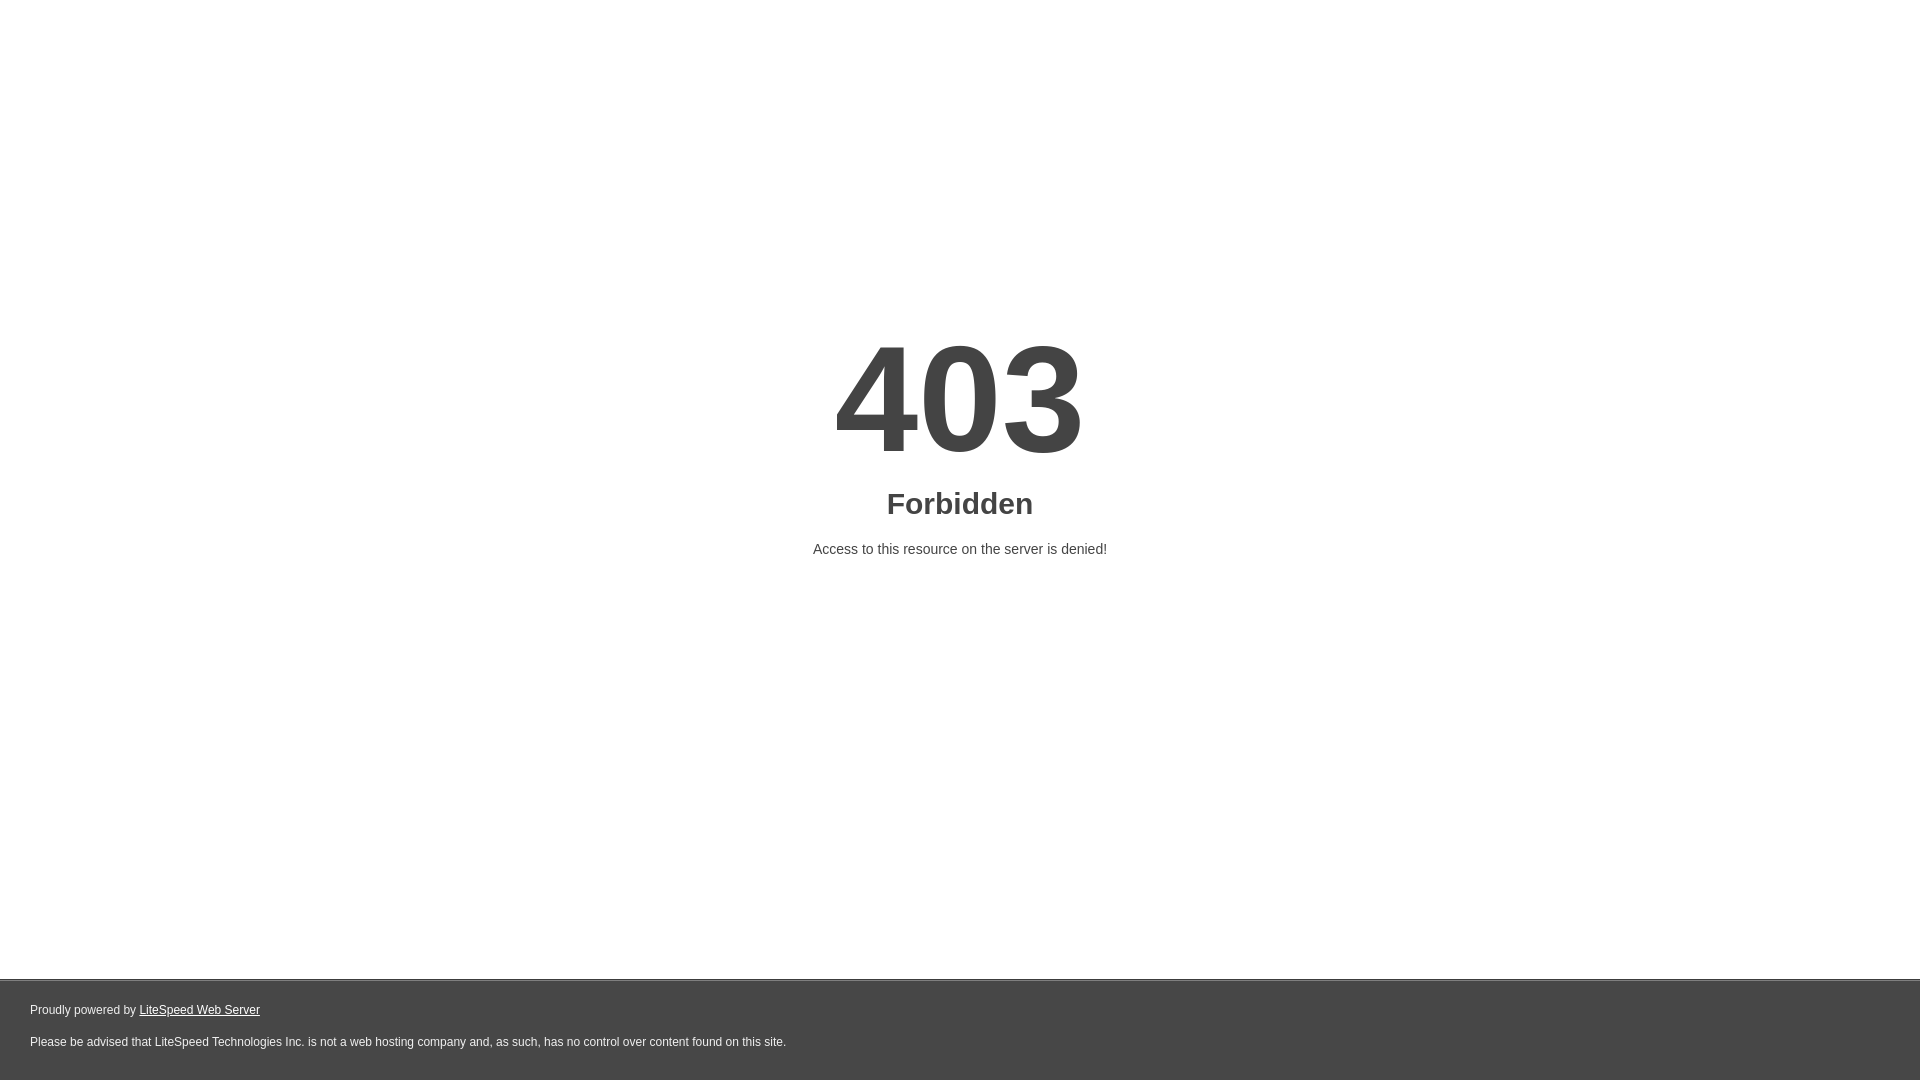 This screenshot has width=1920, height=1080. Describe the element at coordinates (199, 1010) in the screenshot. I see `'LiteSpeed Web Server'` at that location.